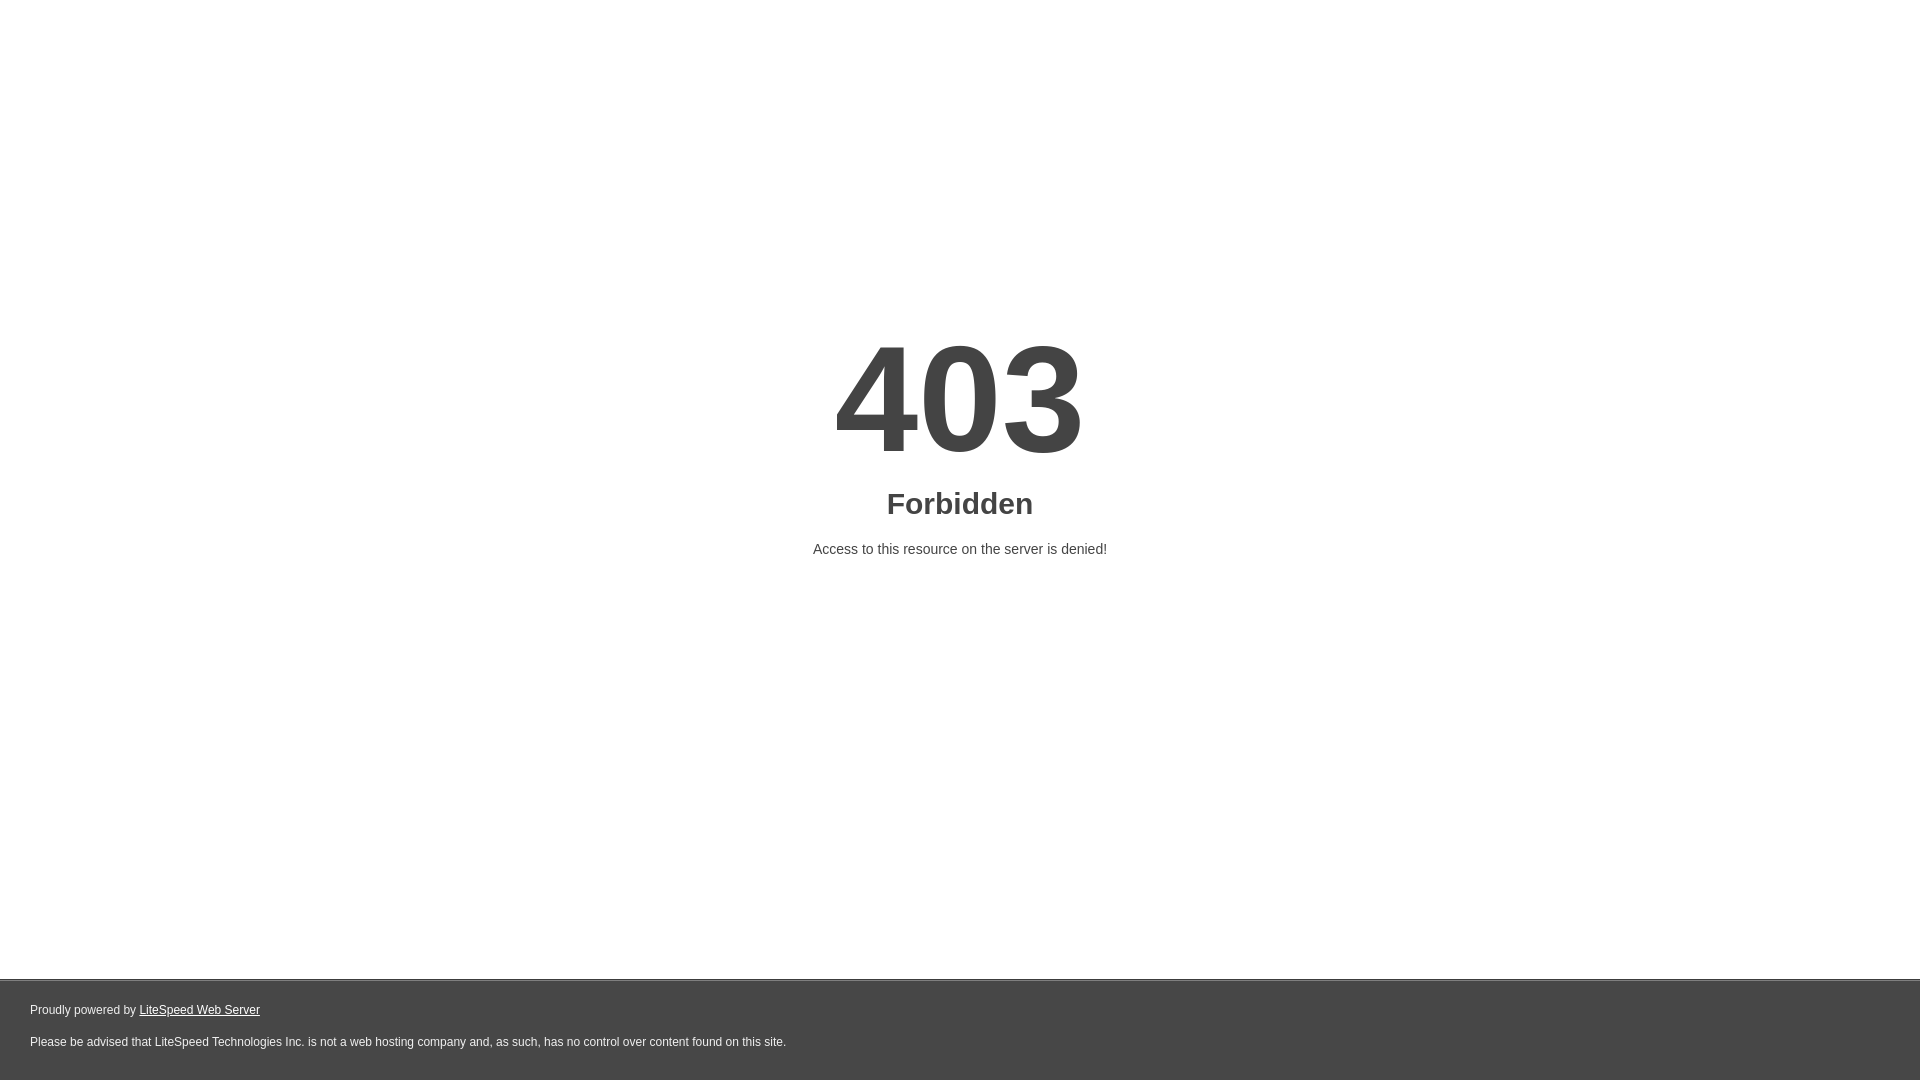 This screenshot has width=1920, height=1080. Describe the element at coordinates (199, 1010) in the screenshot. I see `'LiteSpeed Web Server'` at that location.